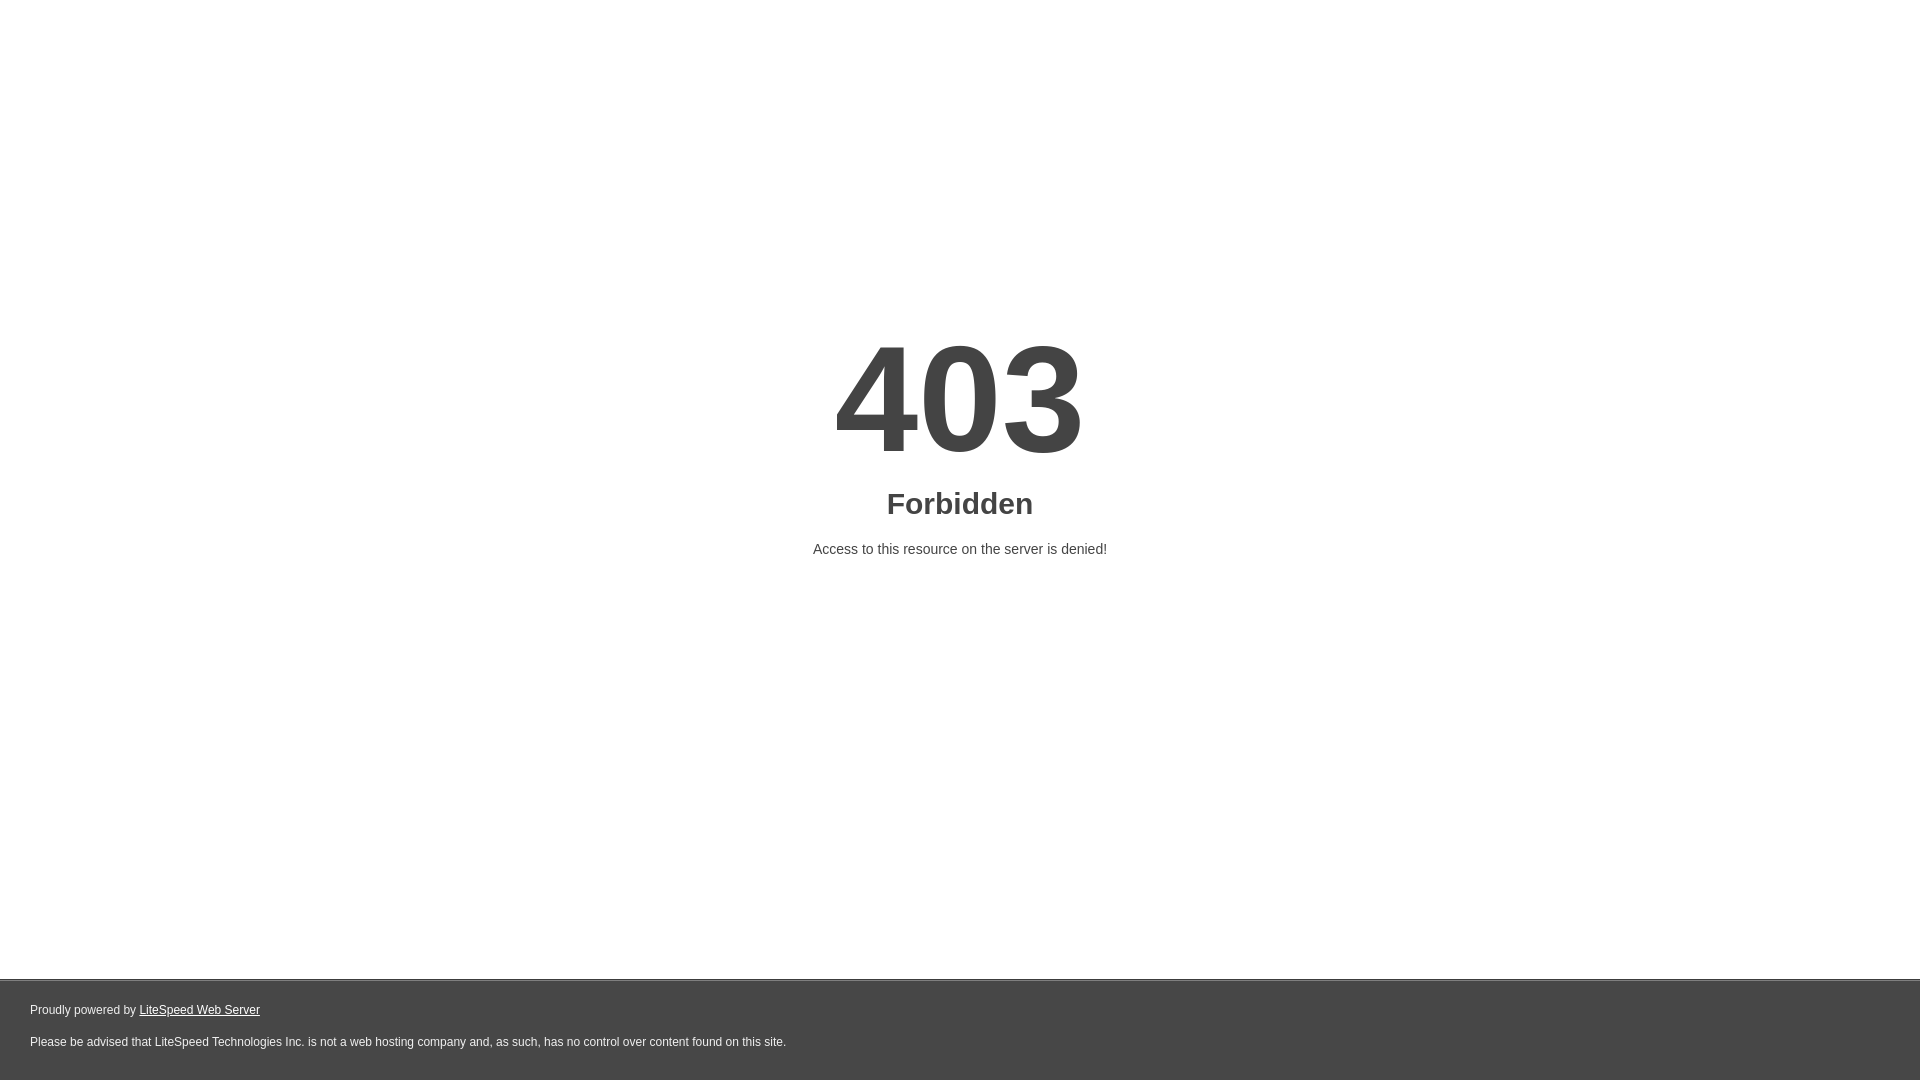 This screenshot has width=1920, height=1080. Describe the element at coordinates (199, 1010) in the screenshot. I see `'LiteSpeed Web Server'` at that location.